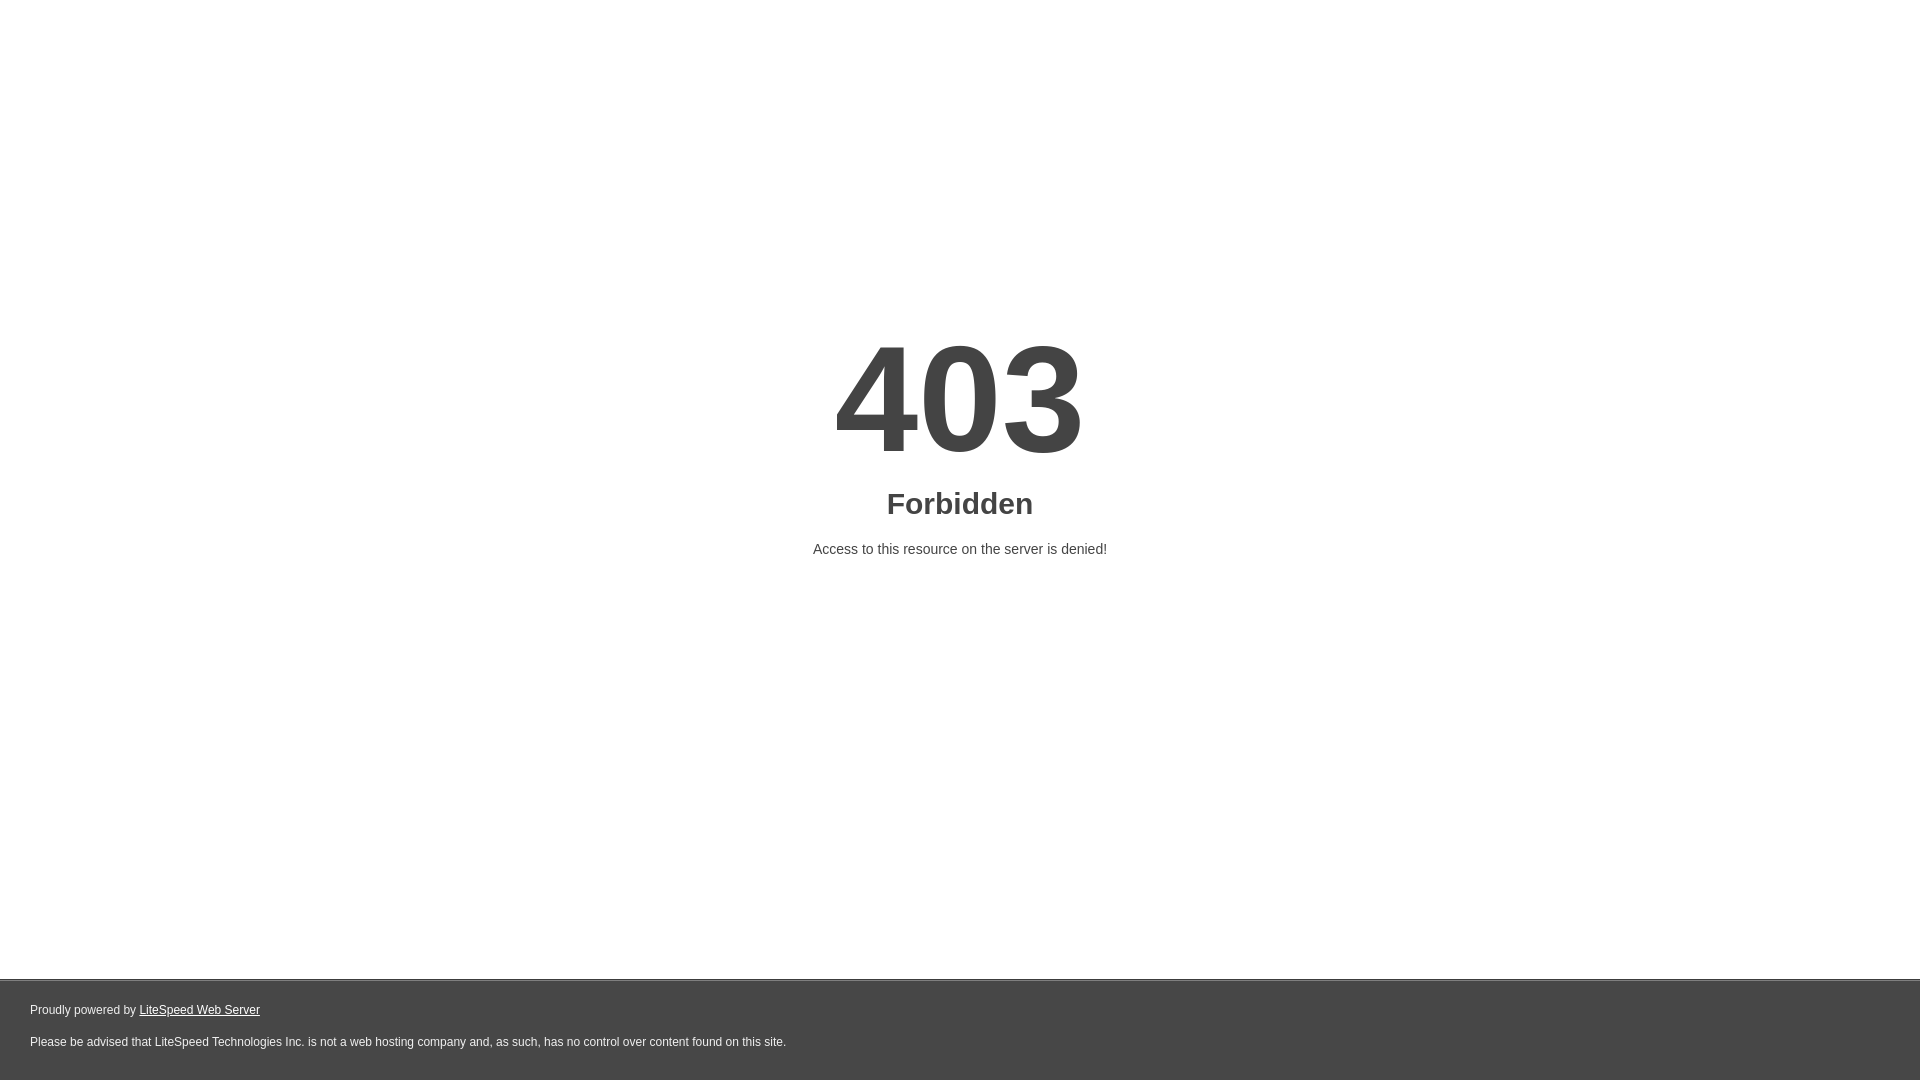 This screenshot has width=1920, height=1080. Describe the element at coordinates (199, 1010) in the screenshot. I see `'LiteSpeed Web Server'` at that location.